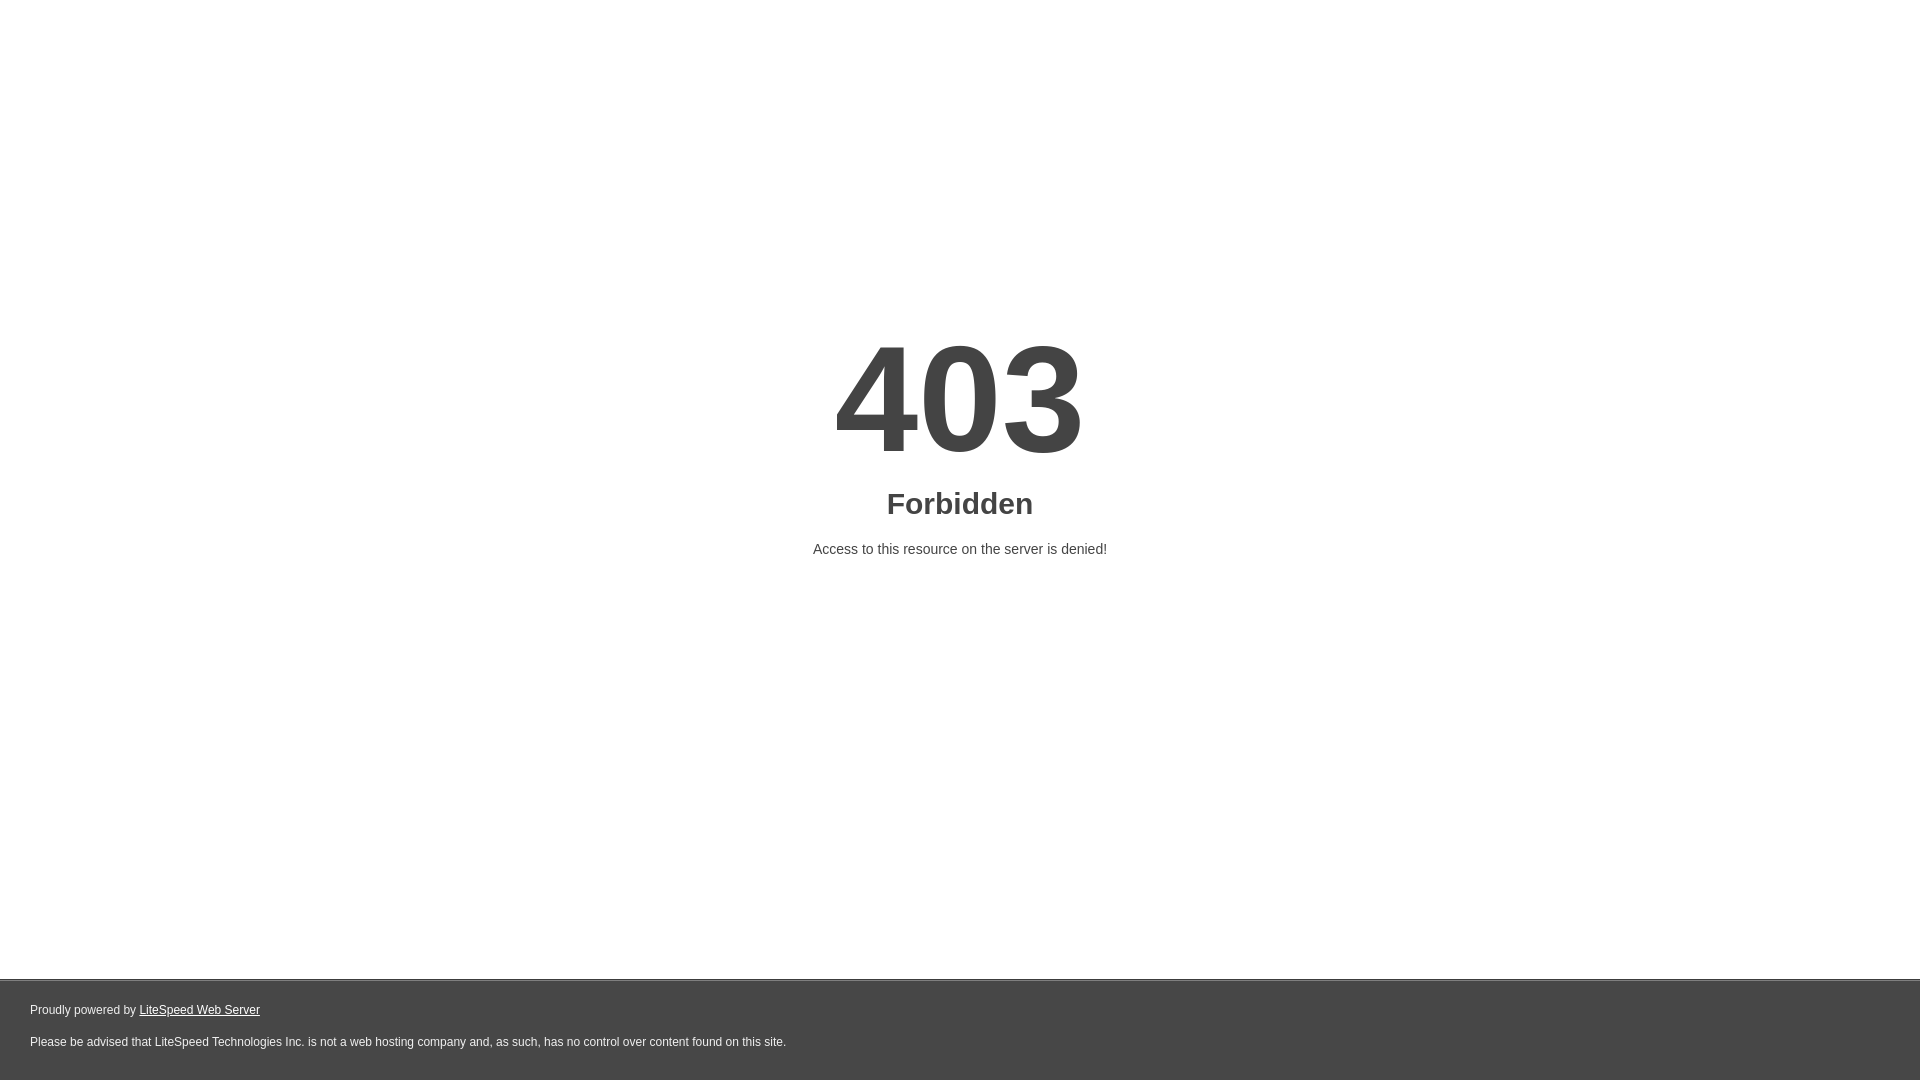 This screenshot has width=1920, height=1080. Describe the element at coordinates (199, 1010) in the screenshot. I see `'LiteSpeed Web Server'` at that location.